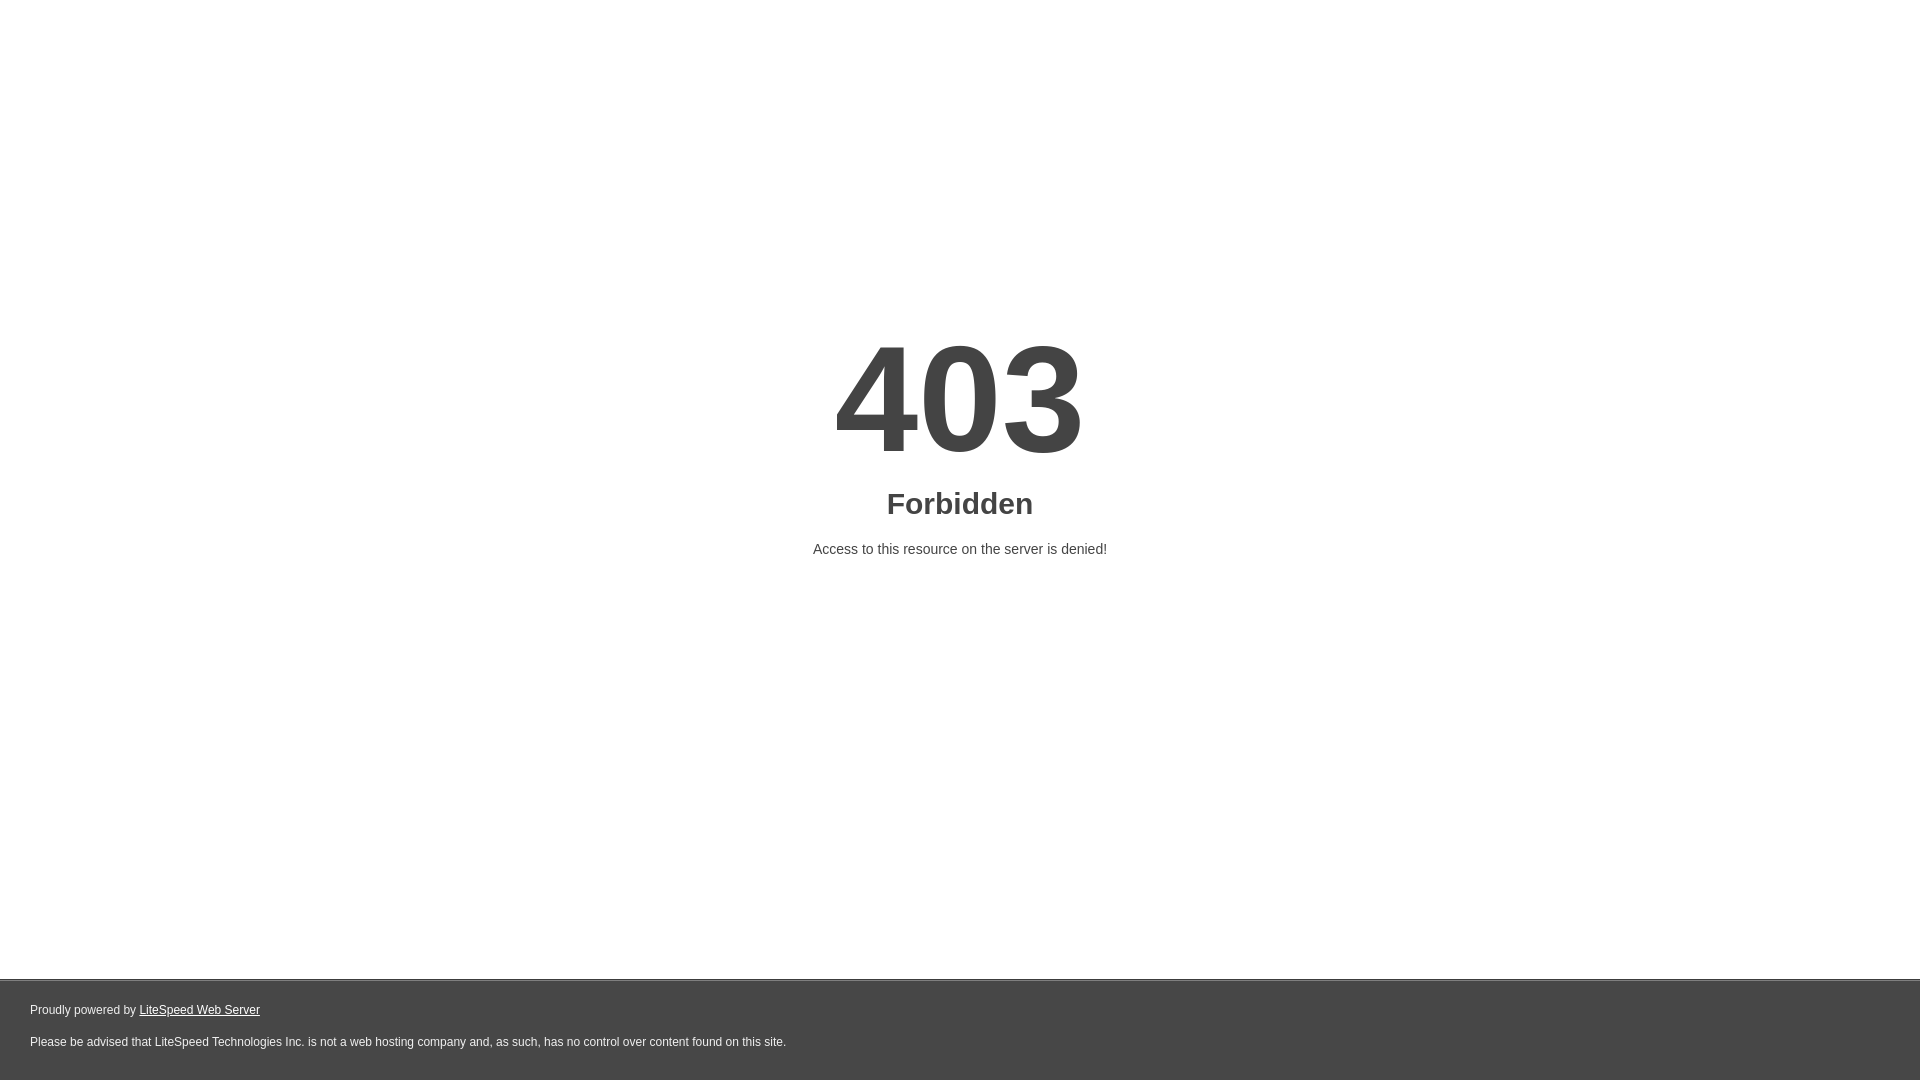 This screenshot has width=1920, height=1080. Describe the element at coordinates (199, 1010) in the screenshot. I see `'LiteSpeed Web Server'` at that location.